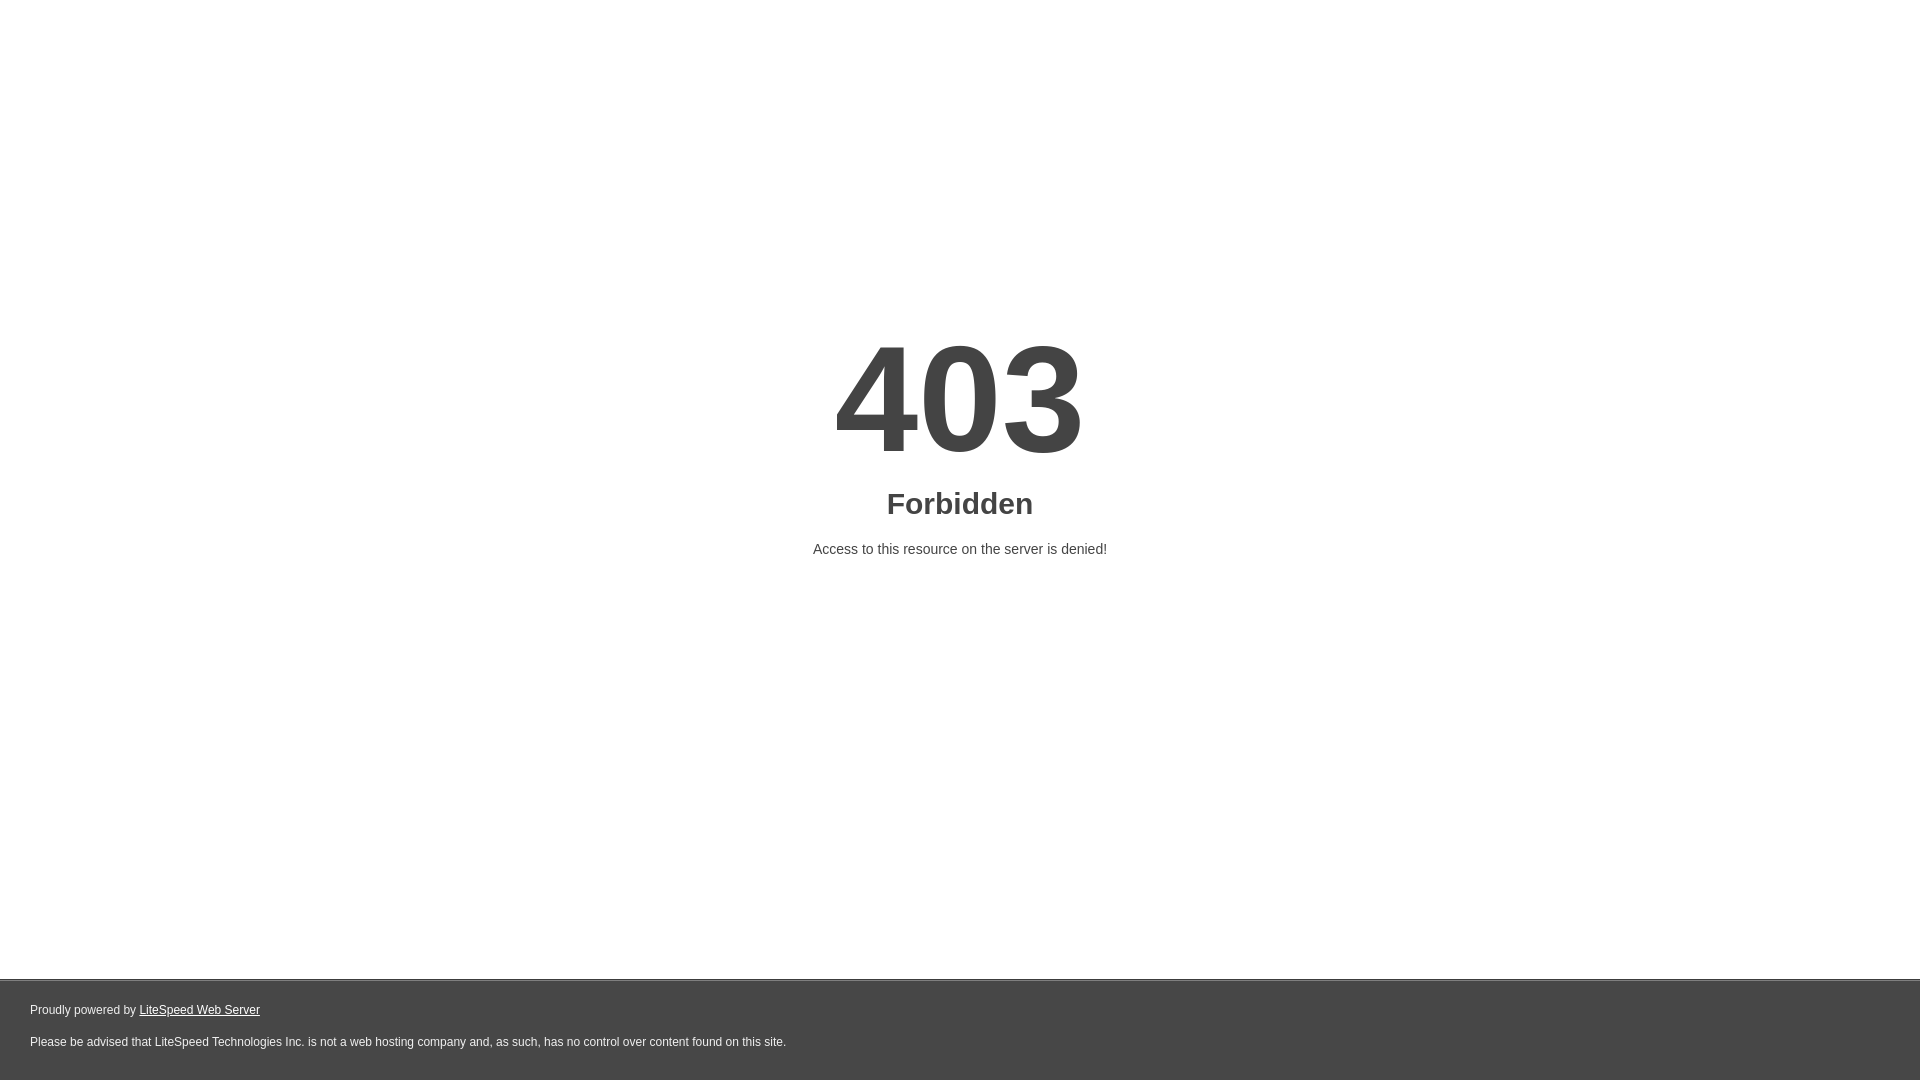 This screenshot has width=1920, height=1080. Describe the element at coordinates (199, 1010) in the screenshot. I see `'LiteSpeed Web Server'` at that location.